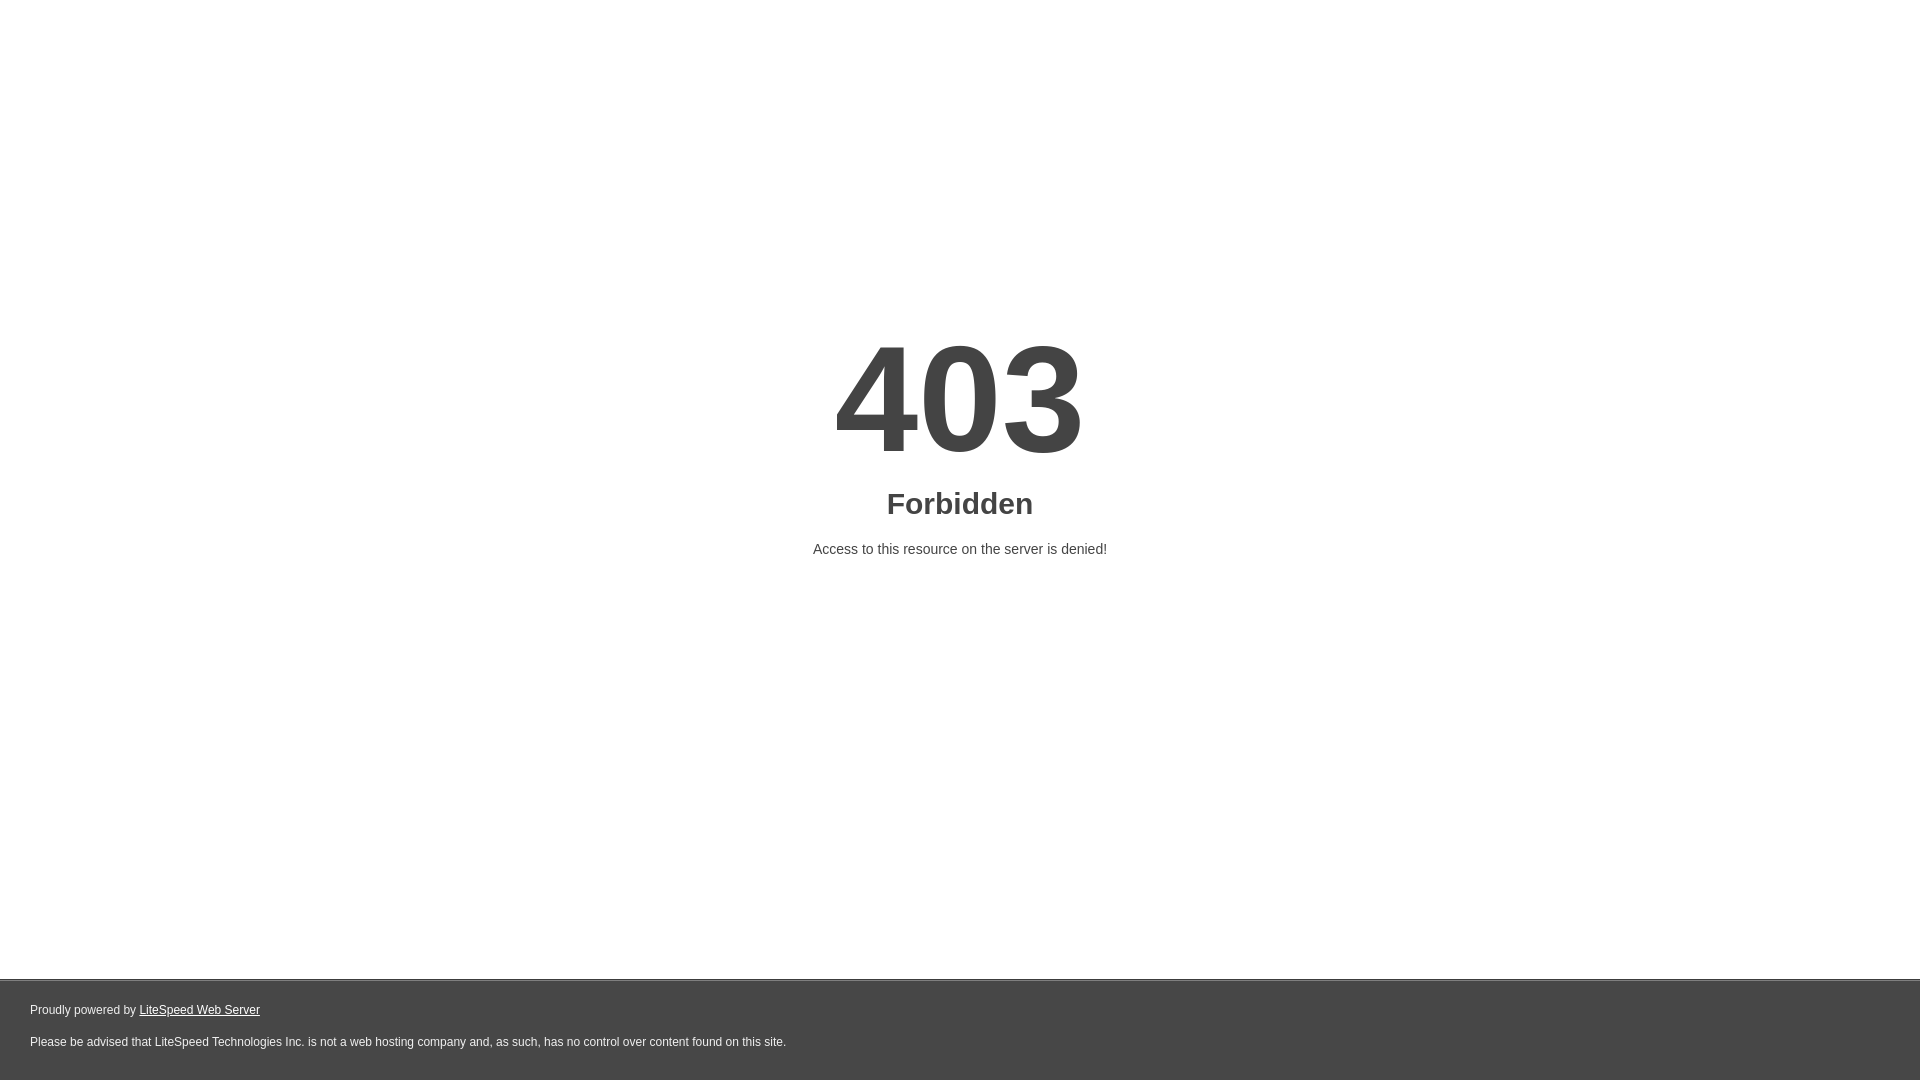 This screenshot has width=1920, height=1080. Describe the element at coordinates (199, 1010) in the screenshot. I see `'LiteSpeed Web Server'` at that location.